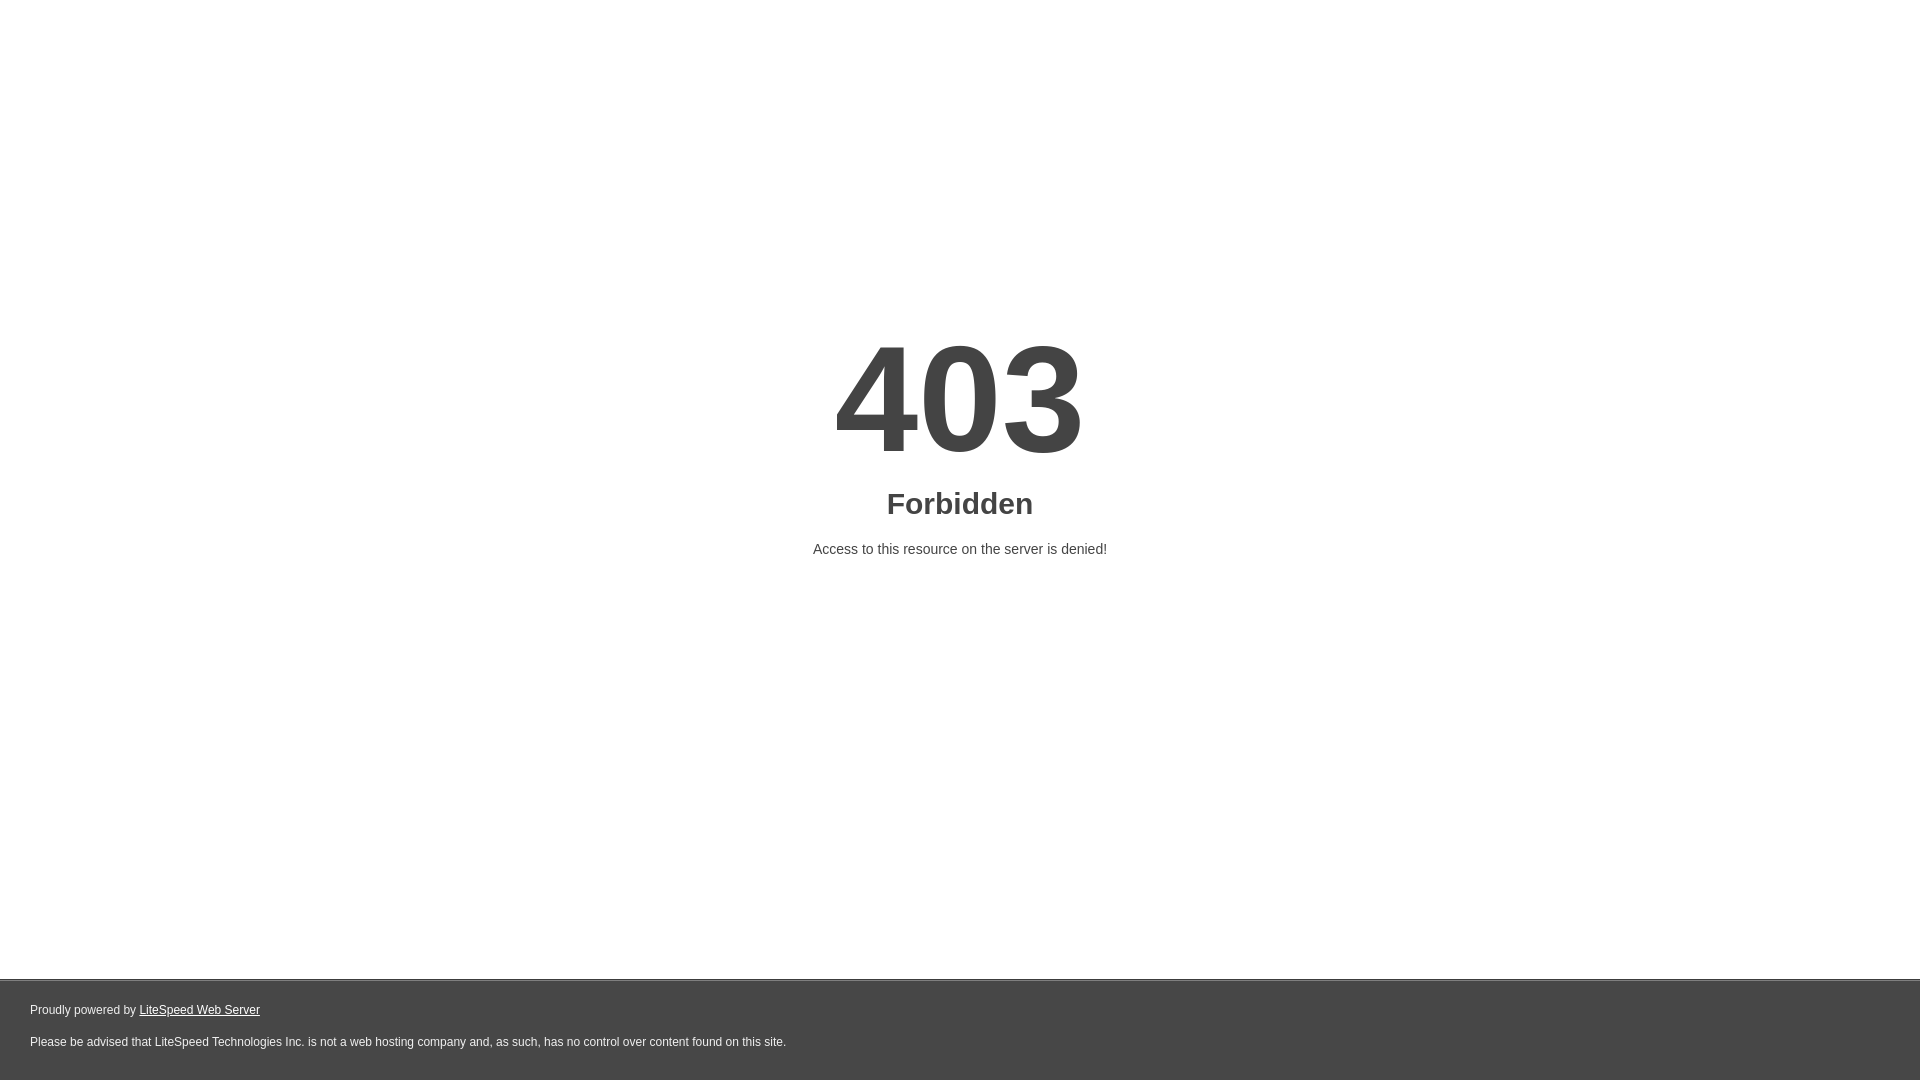 This screenshot has width=1920, height=1080. Describe the element at coordinates (199, 1010) in the screenshot. I see `'LiteSpeed Web Server'` at that location.